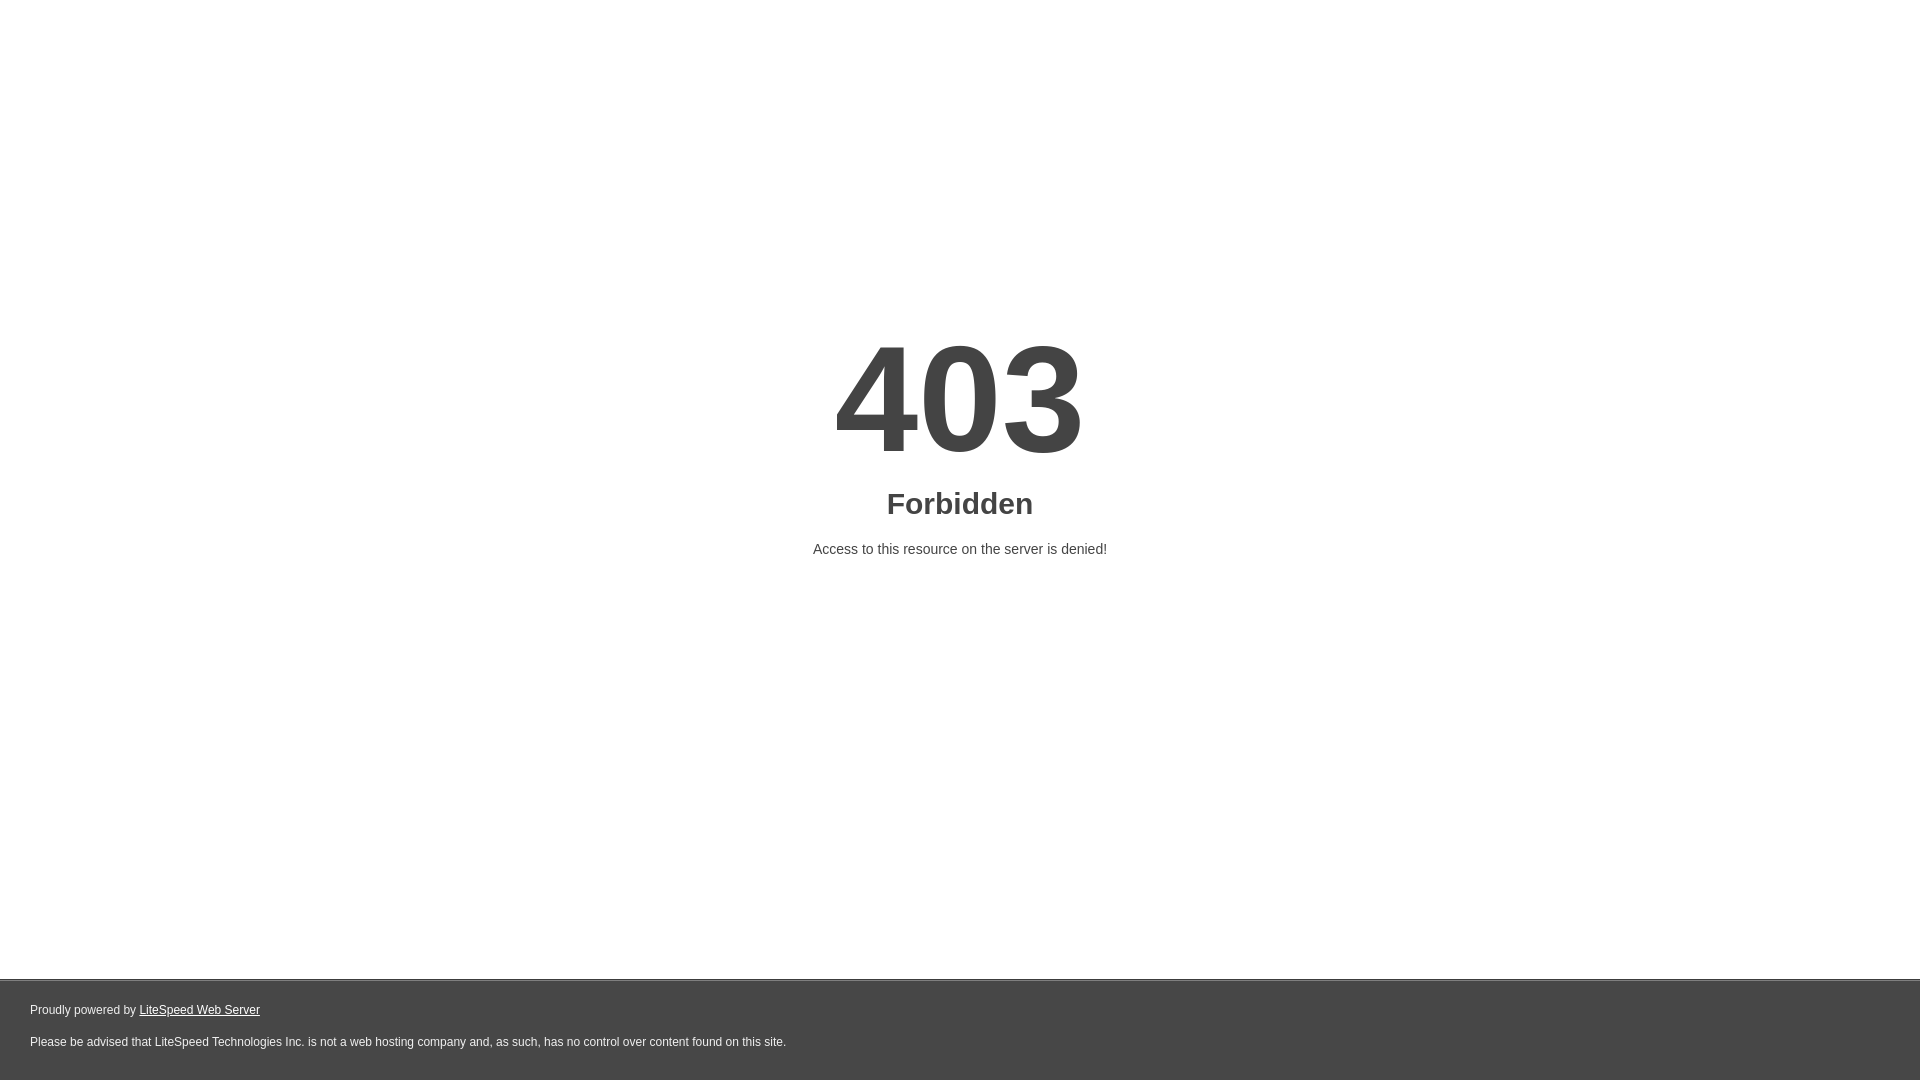 This screenshot has width=1920, height=1080. Describe the element at coordinates (199, 1010) in the screenshot. I see `'LiteSpeed Web Server'` at that location.